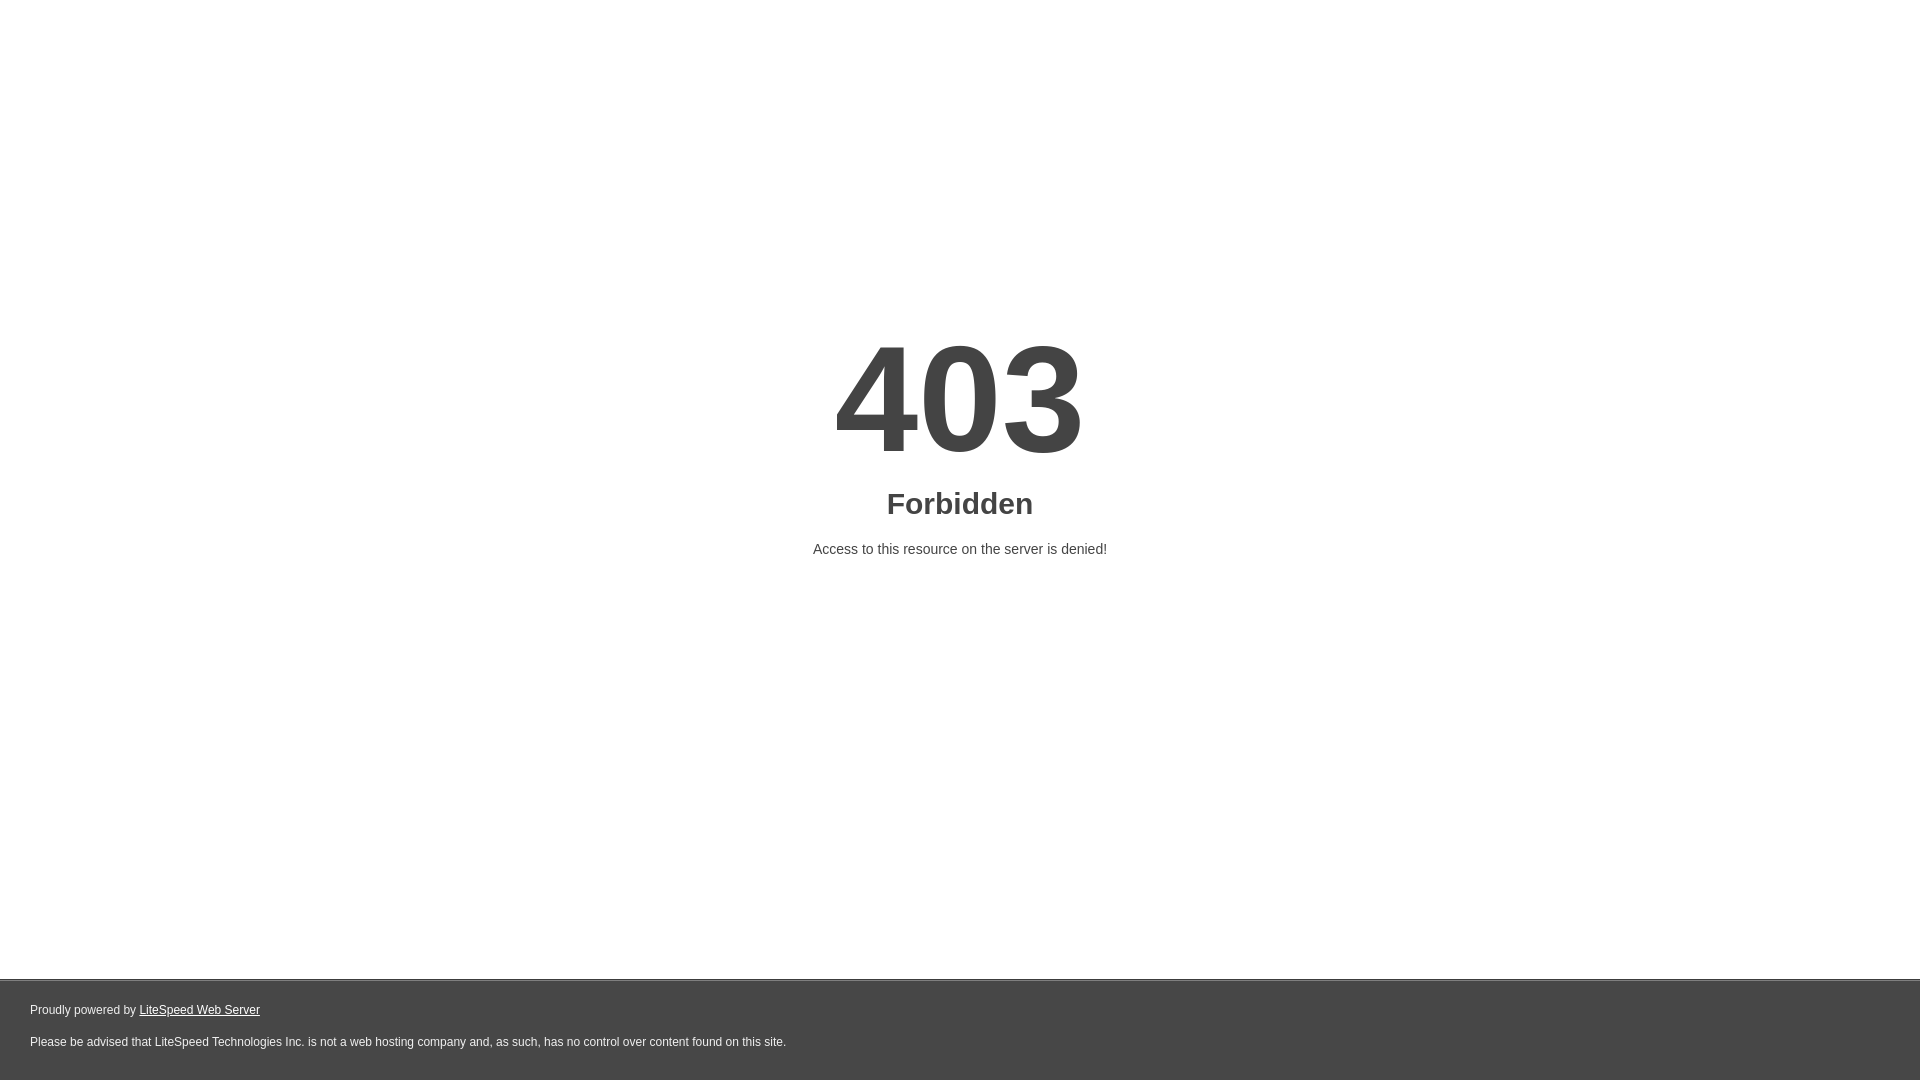 This screenshot has width=1920, height=1080. Describe the element at coordinates (199, 1010) in the screenshot. I see `'LiteSpeed Web Server'` at that location.